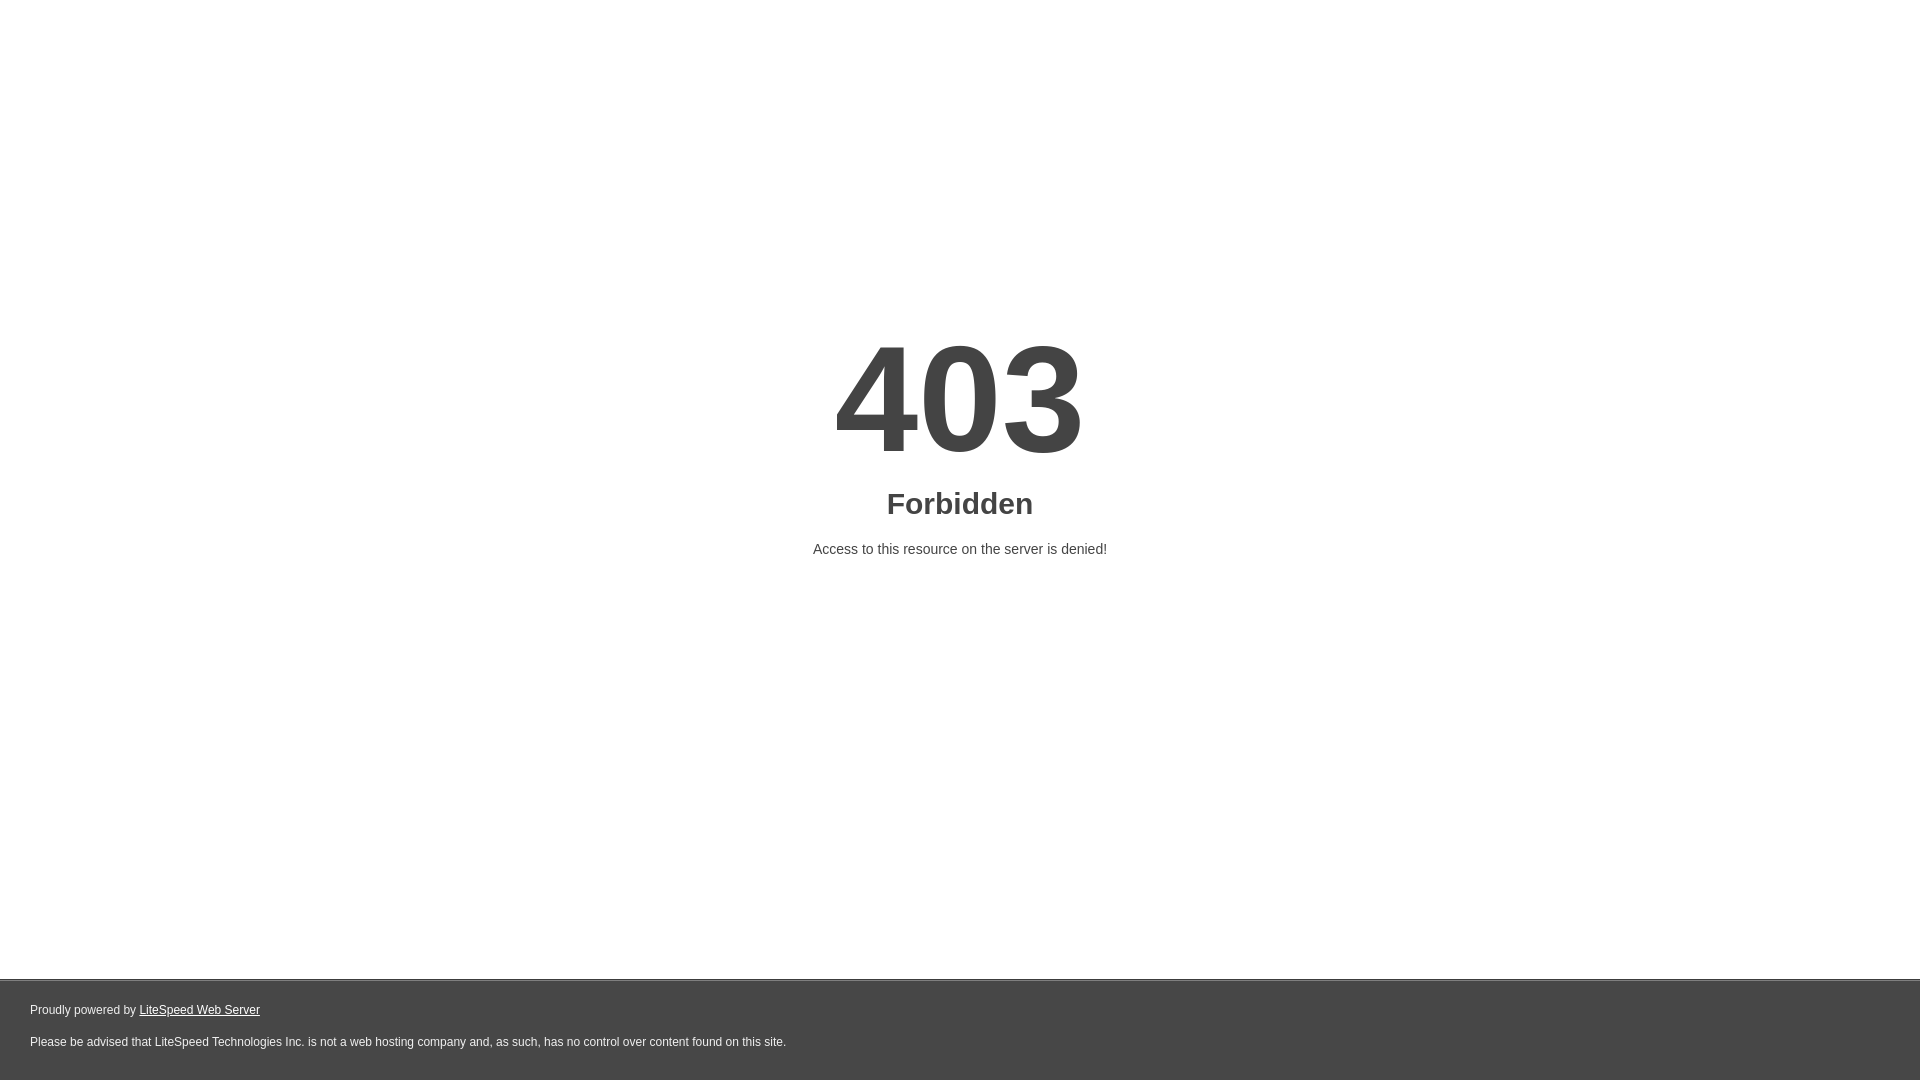 This screenshot has width=1920, height=1080. Describe the element at coordinates (199, 1010) in the screenshot. I see `'LiteSpeed Web Server'` at that location.